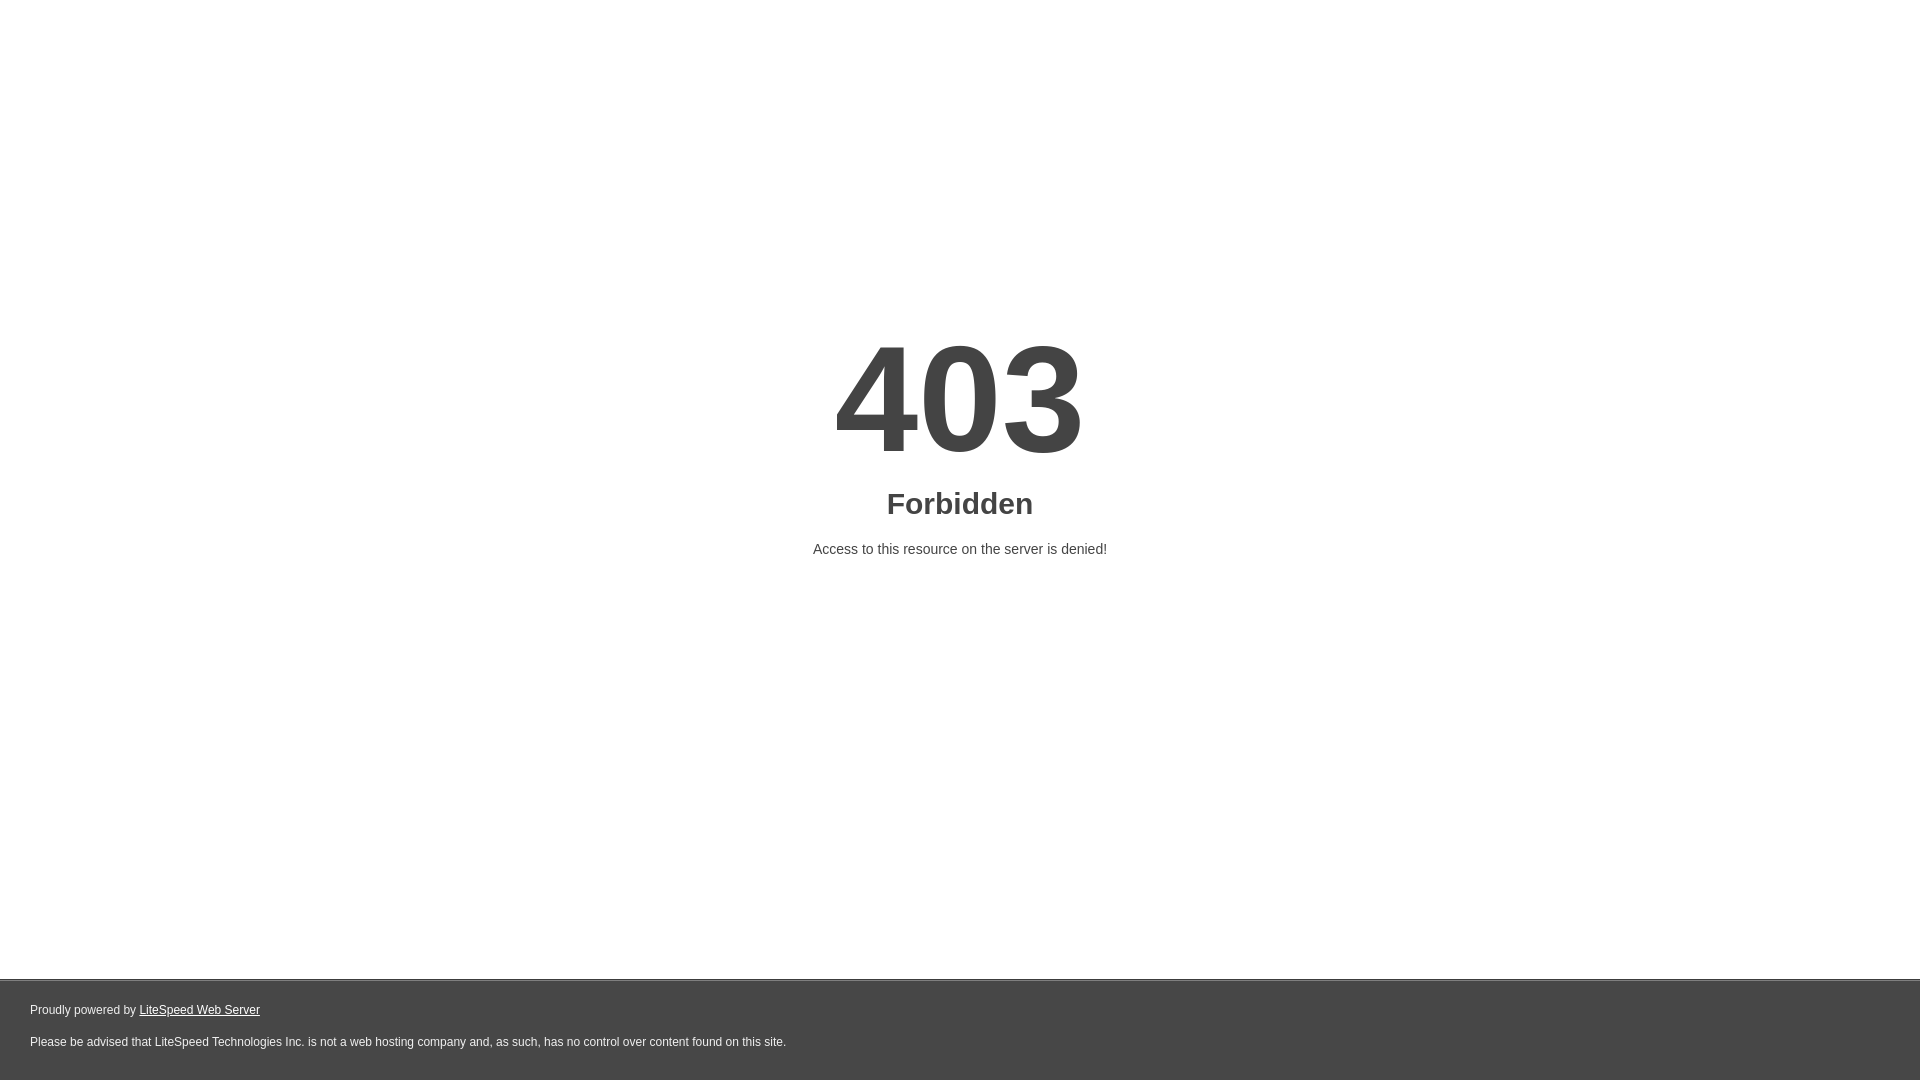 This screenshot has width=1920, height=1080. Describe the element at coordinates (199, 1010) in the screenshot. I see `'LiteSpeed Web Server'` at that location.